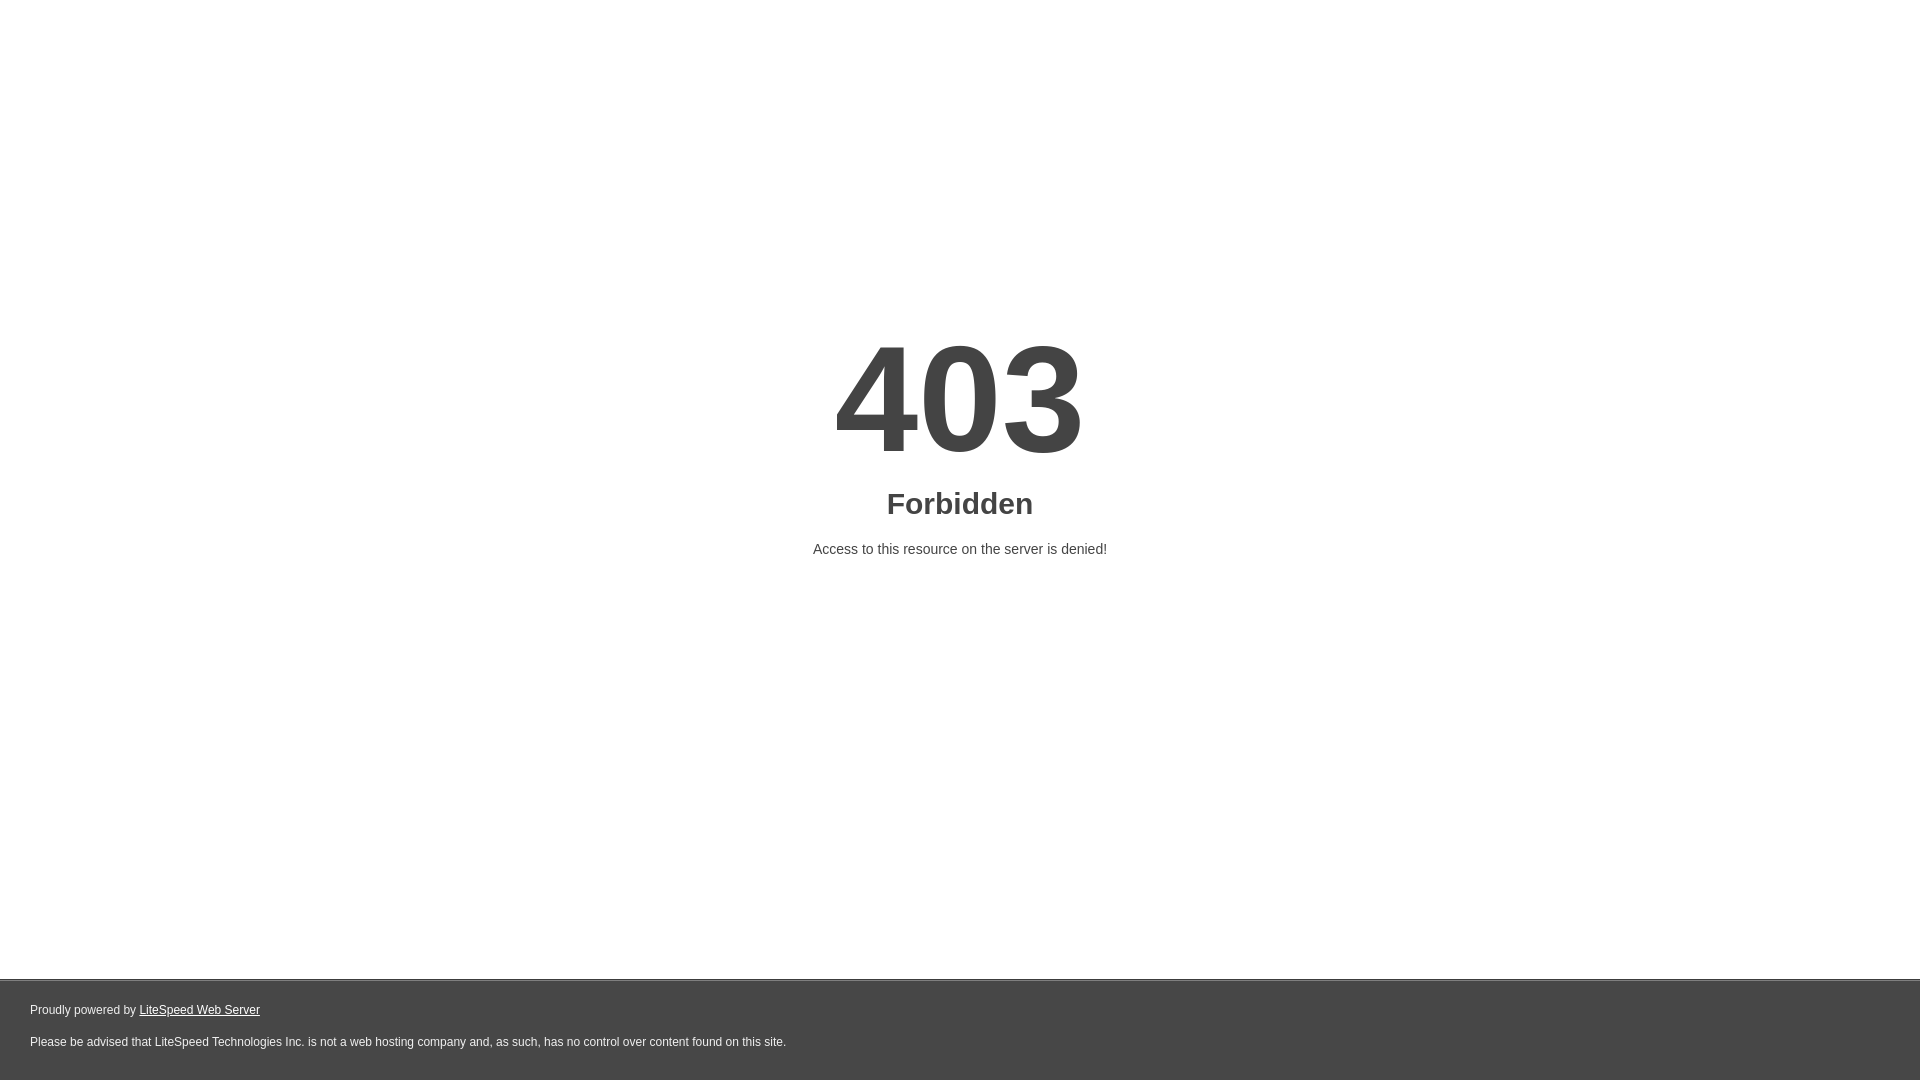 This screenshot has width=1920, height=1080. Describe the element at coordinates (199, 1010) in the screenshot. I see `'LiteSpeed Web Server'` at that location.